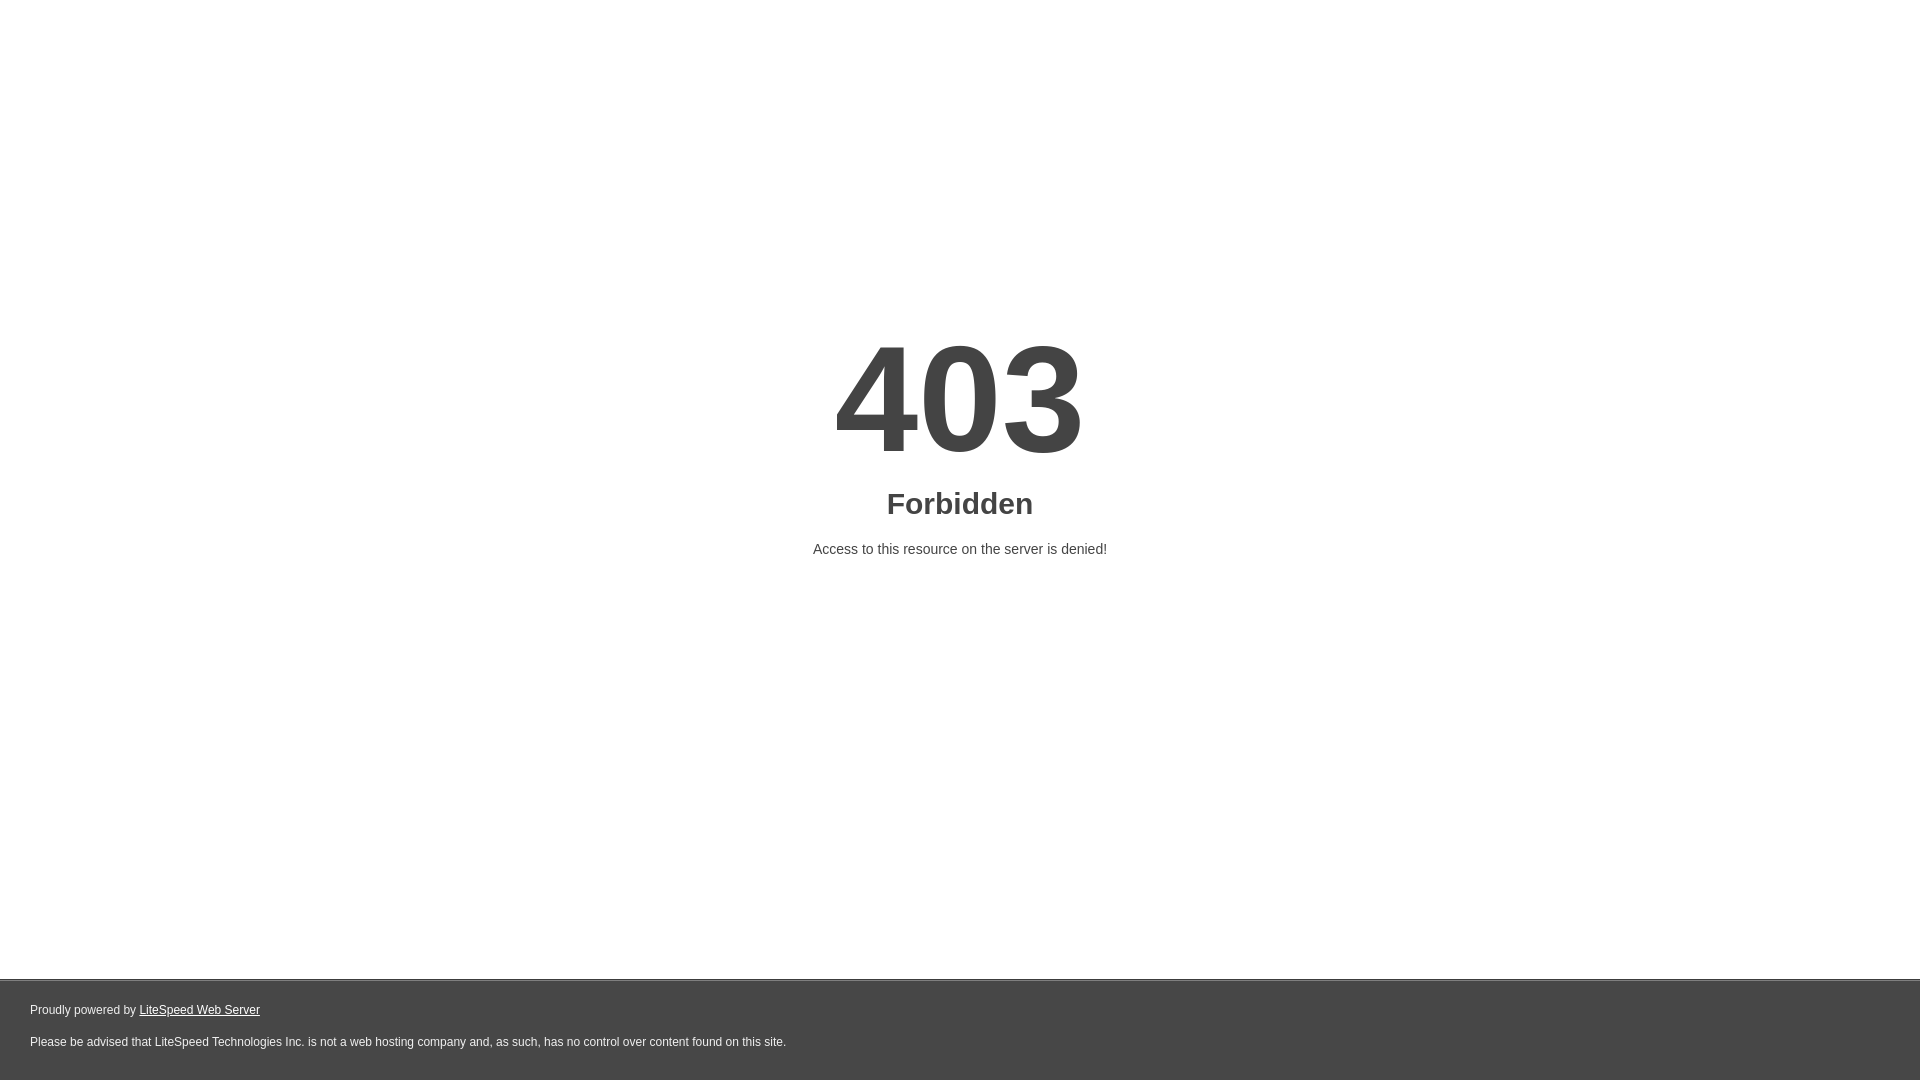 This screenshot has width=1920, height=1080. Describe the element at coordinates (199, 1010) in the screenshot. I see `'LiteSpeed Web Server'` at that location.